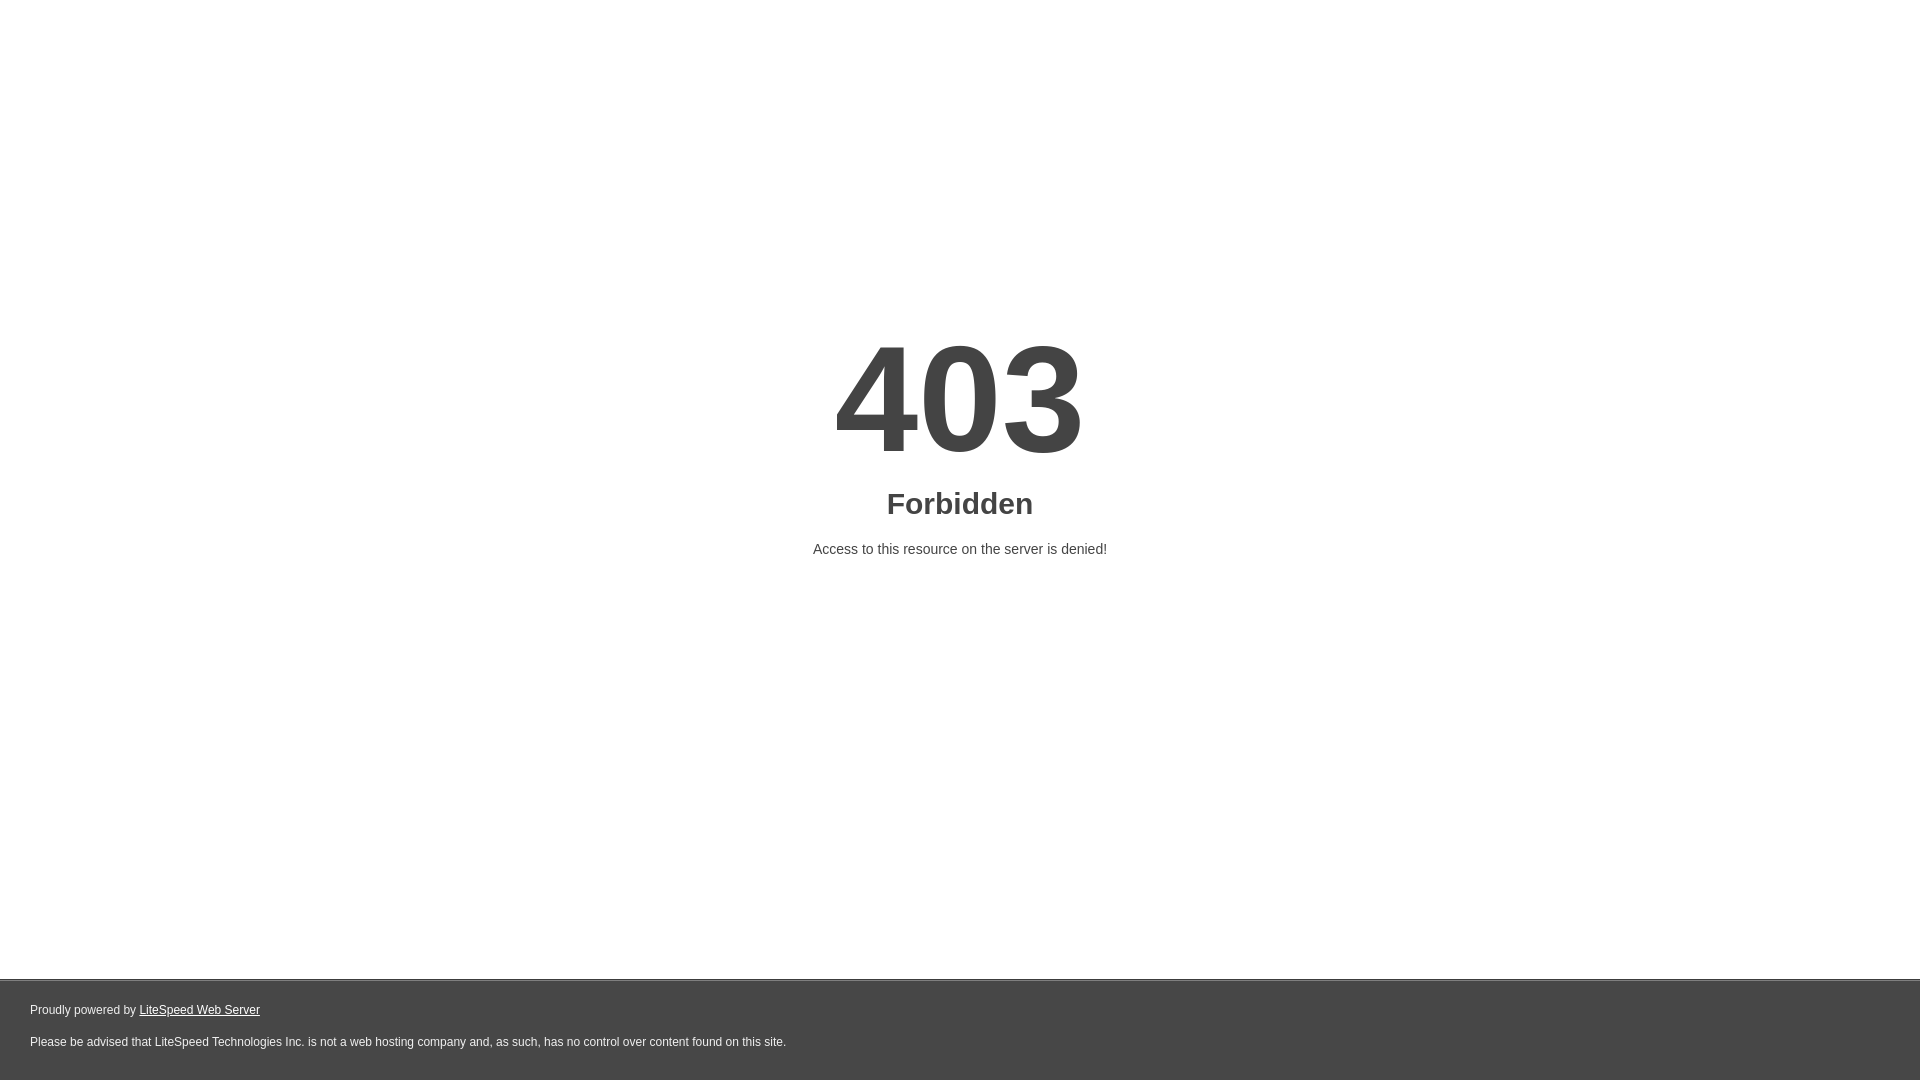 This screenshot has width=1920, height=1080. Describe the element at coordinates (199, 1010) in the screenshot. I see `'LiteSpeed Web Server'` at that location.